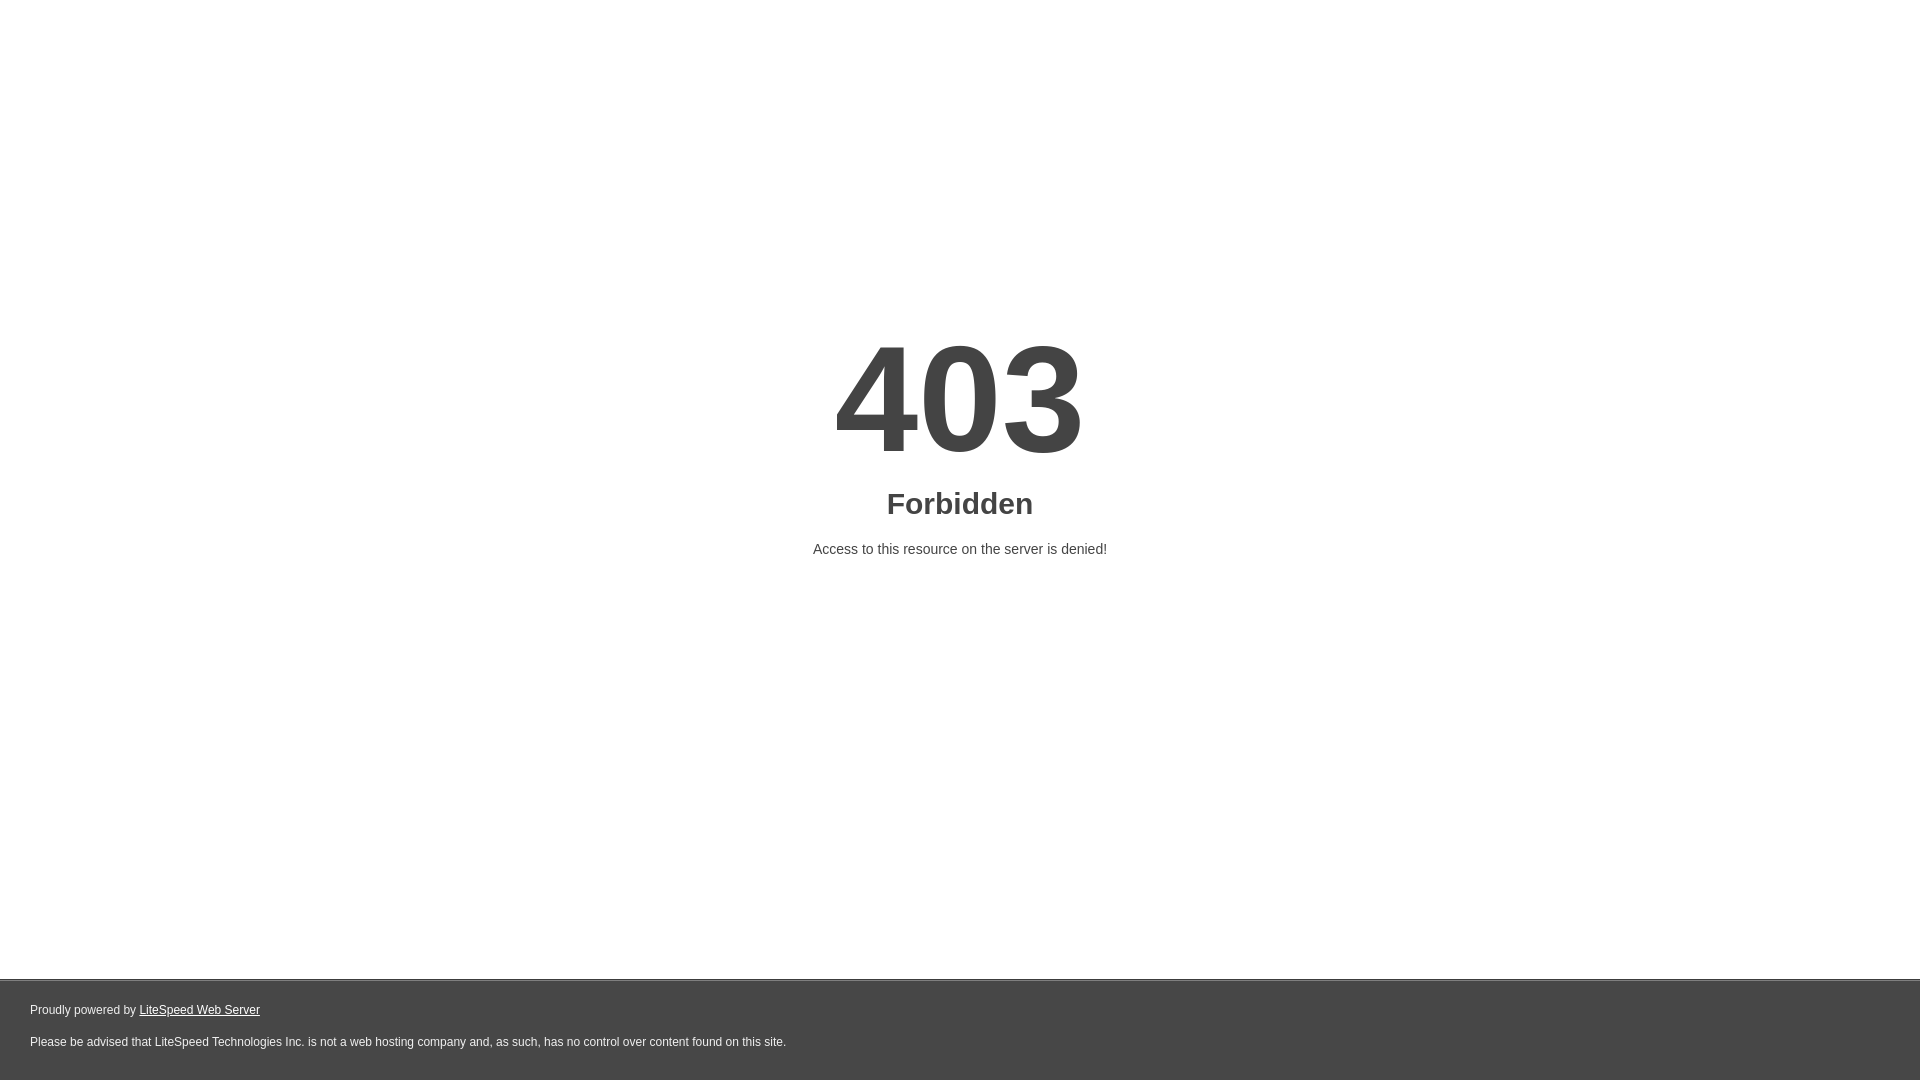 This screenshot has width=1920, height=1080. Describe the element at coordinates (199, 1010) in the screenshot. I see `'LiteSpeed Web Server'` at that location.